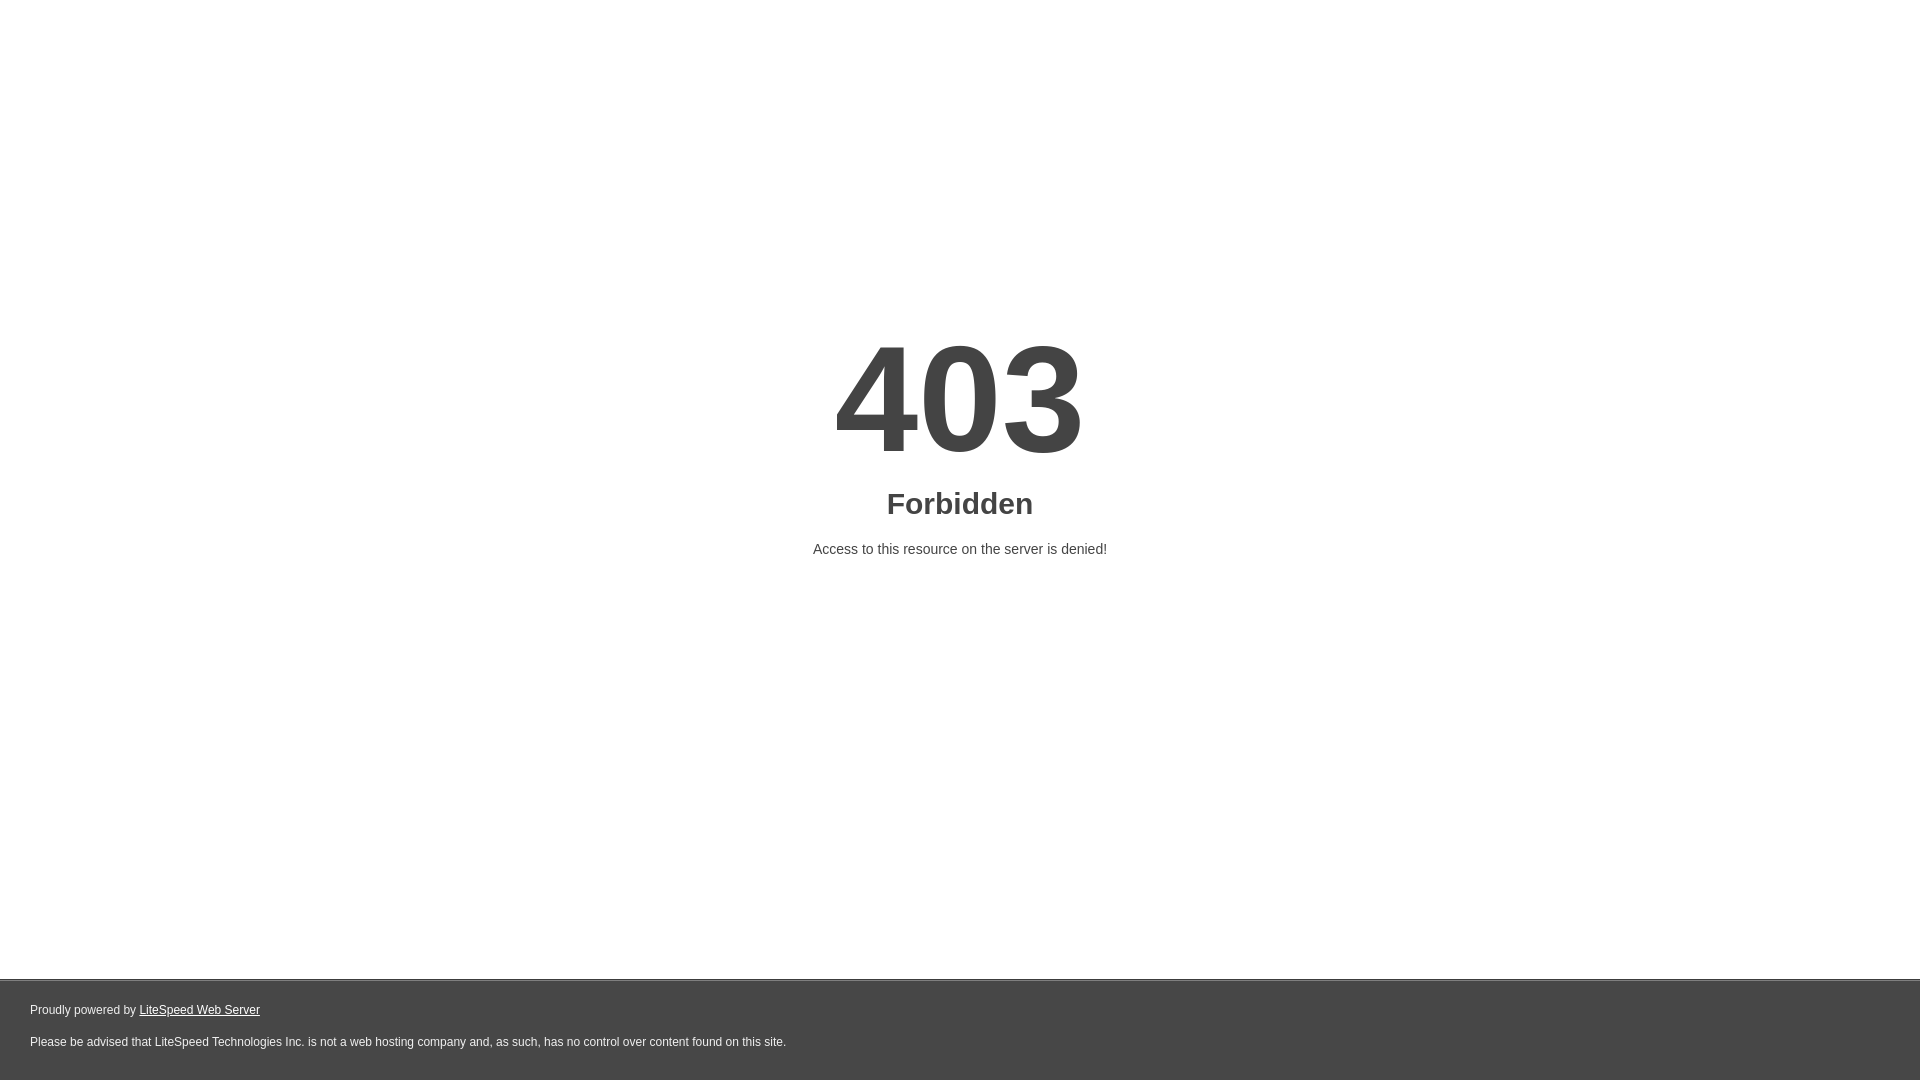 This screenshot has width=1920, height=1080. Describe the element at coordinates (199, 1010) in the screenshot. I see `'LiteSpeed Web Server'` at that location.